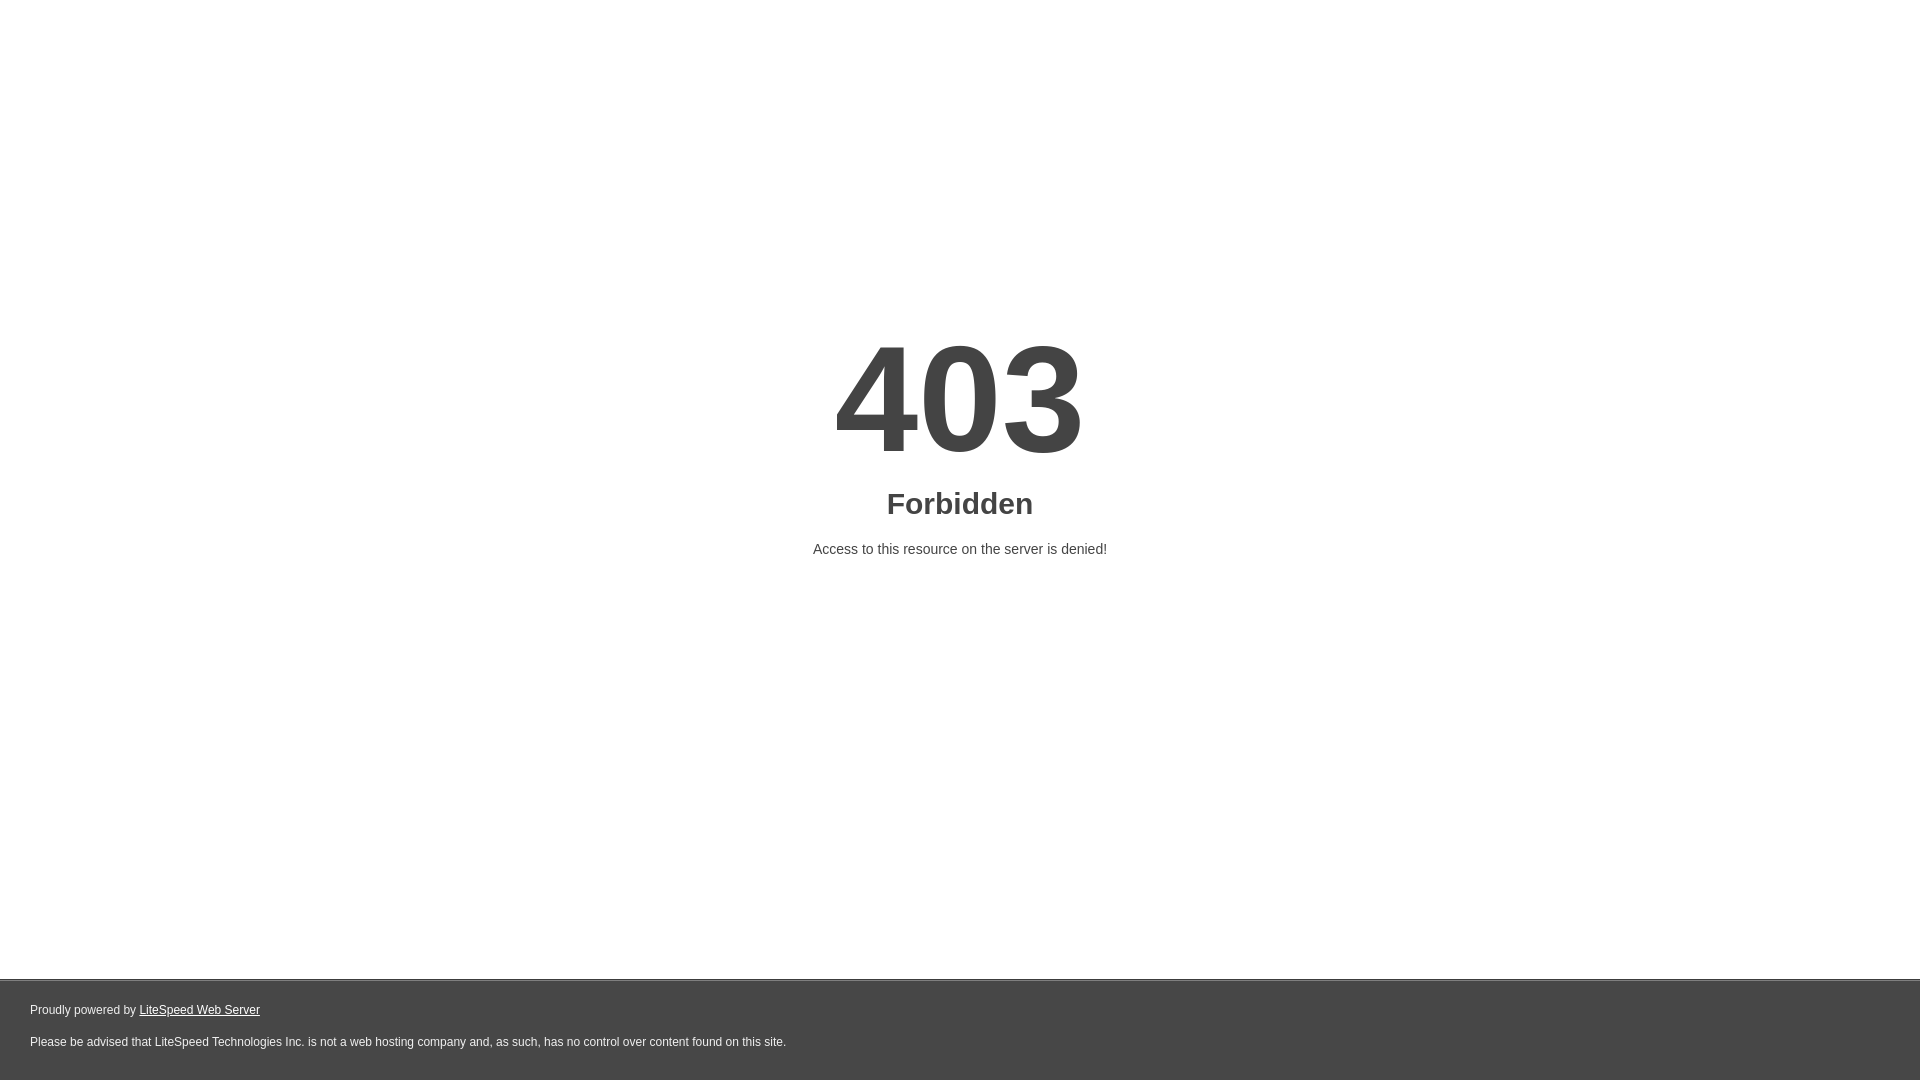 This screenshot has width=1920, height=1080. Describe the element at coordinates (199, 1010) in the screenshot. I see `'LiteSpeed Web Server'` at that location.